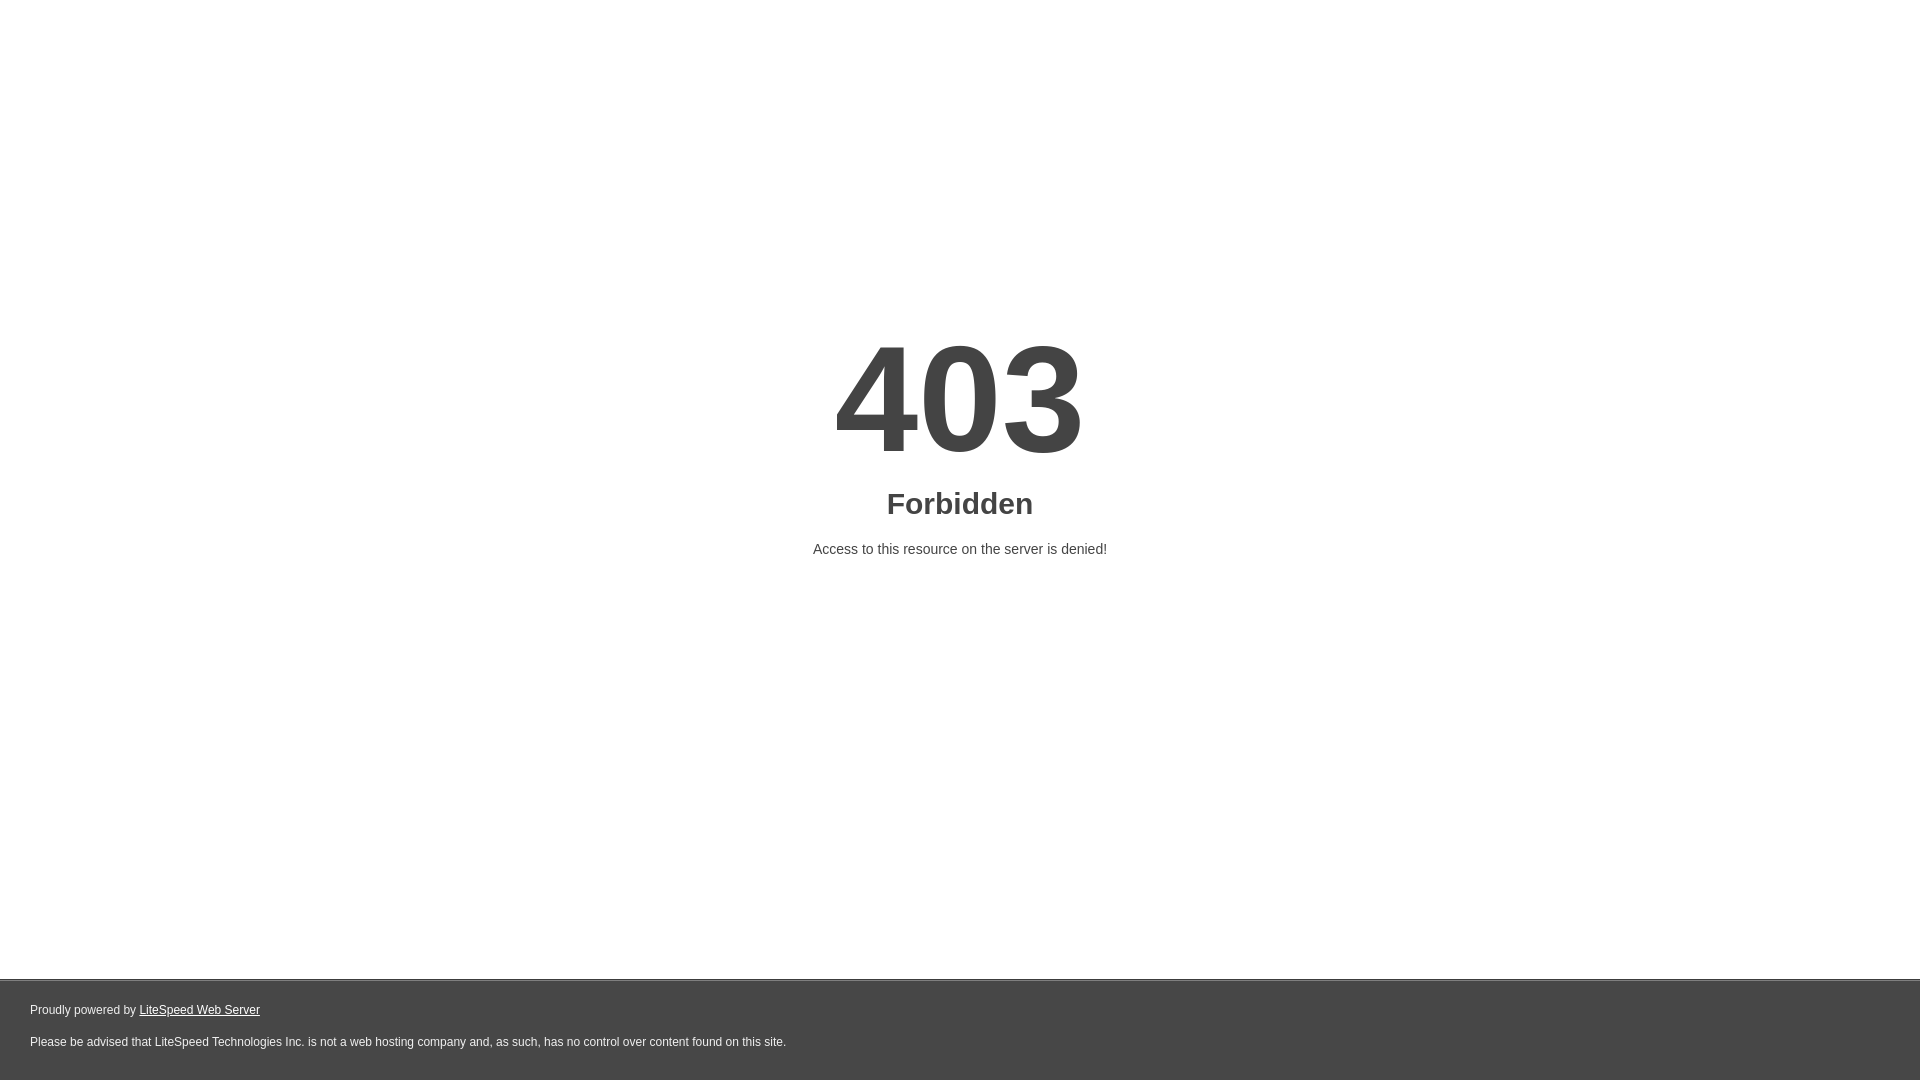 This screenshot has width=1920, height=1080. Describe the element at coordinates (199, 1010) in the screenshot. I see `'LiteSpeed Web Server'` at that location.